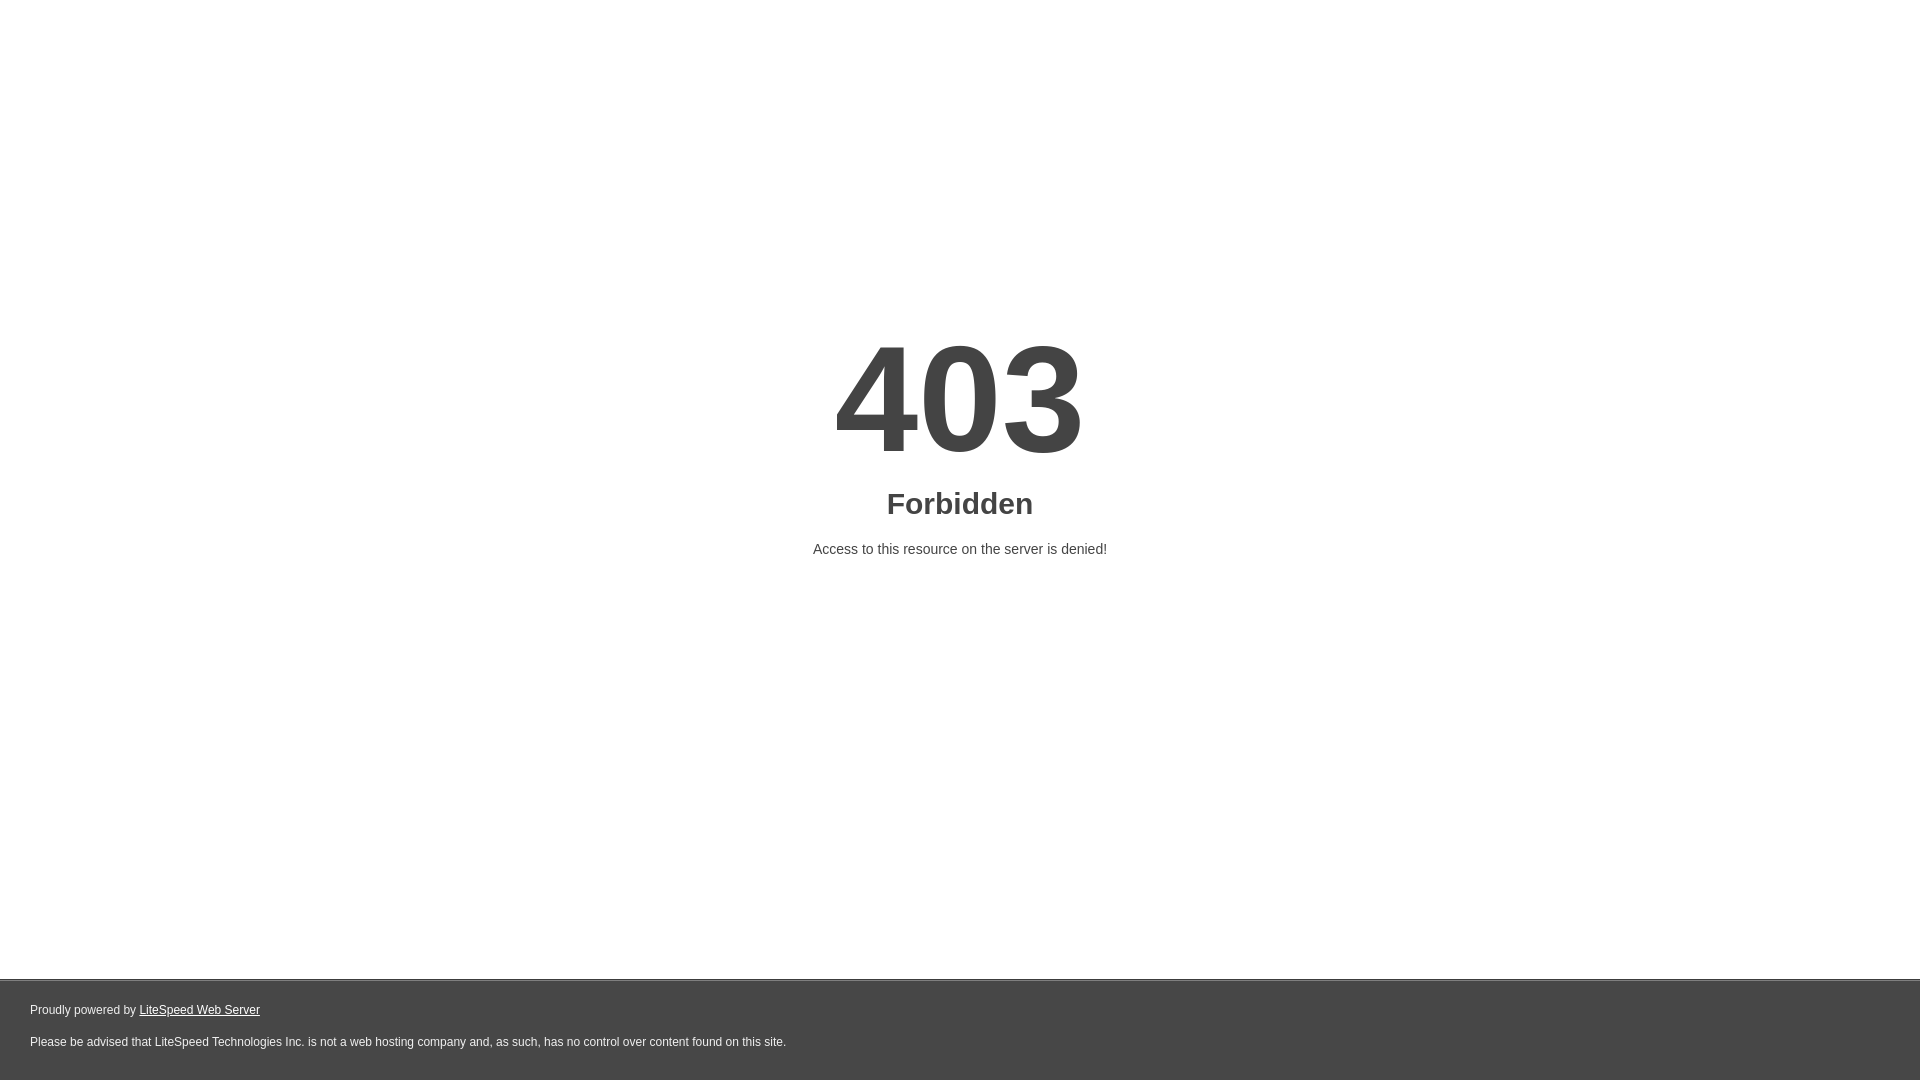 This screenshot has width=1920, height=1080. Describe the element at coordinates (199, 1010) in the screenshot. I see `'LiteSpeed Web Server'` at that location.